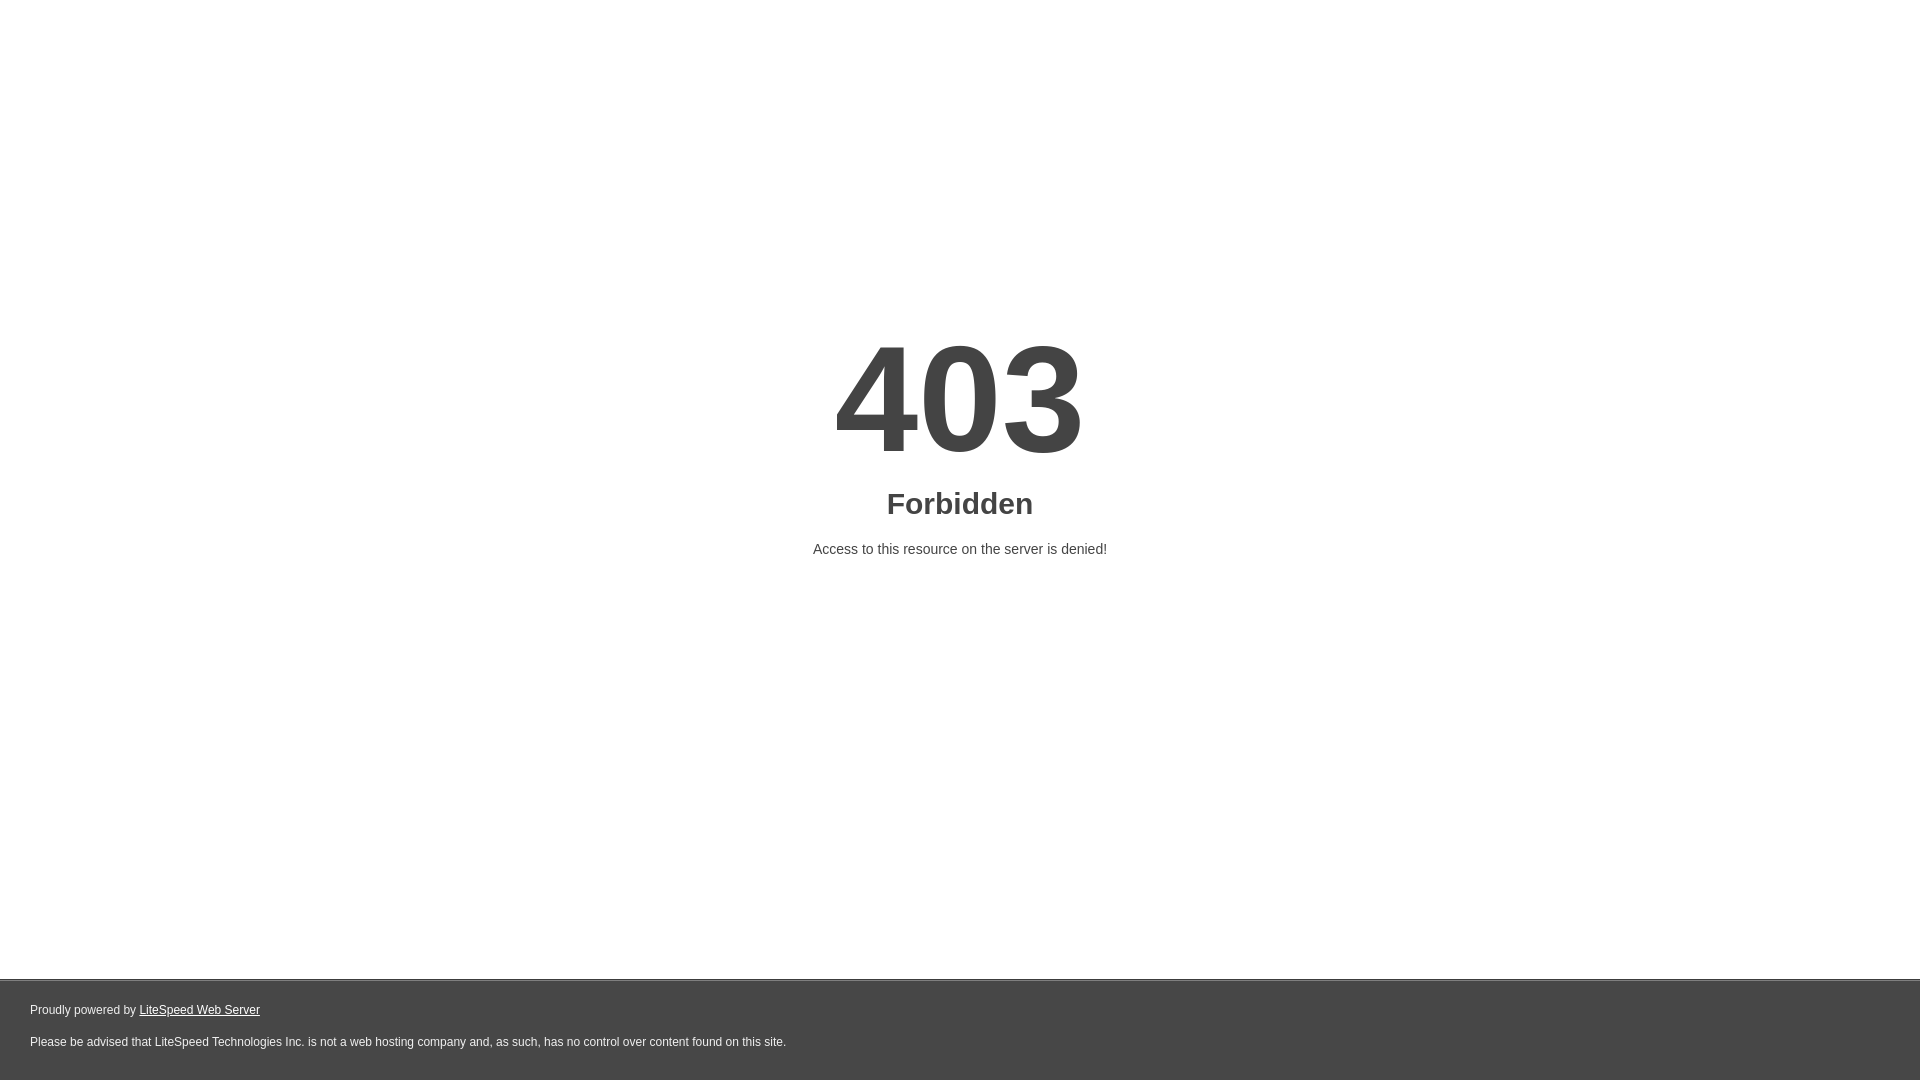 This screenshot has width=1920, height=1080. Describe the element at coordinates (199, 1010) in the screenshot. I see `'LiteSpeed Web Server'` at that location.